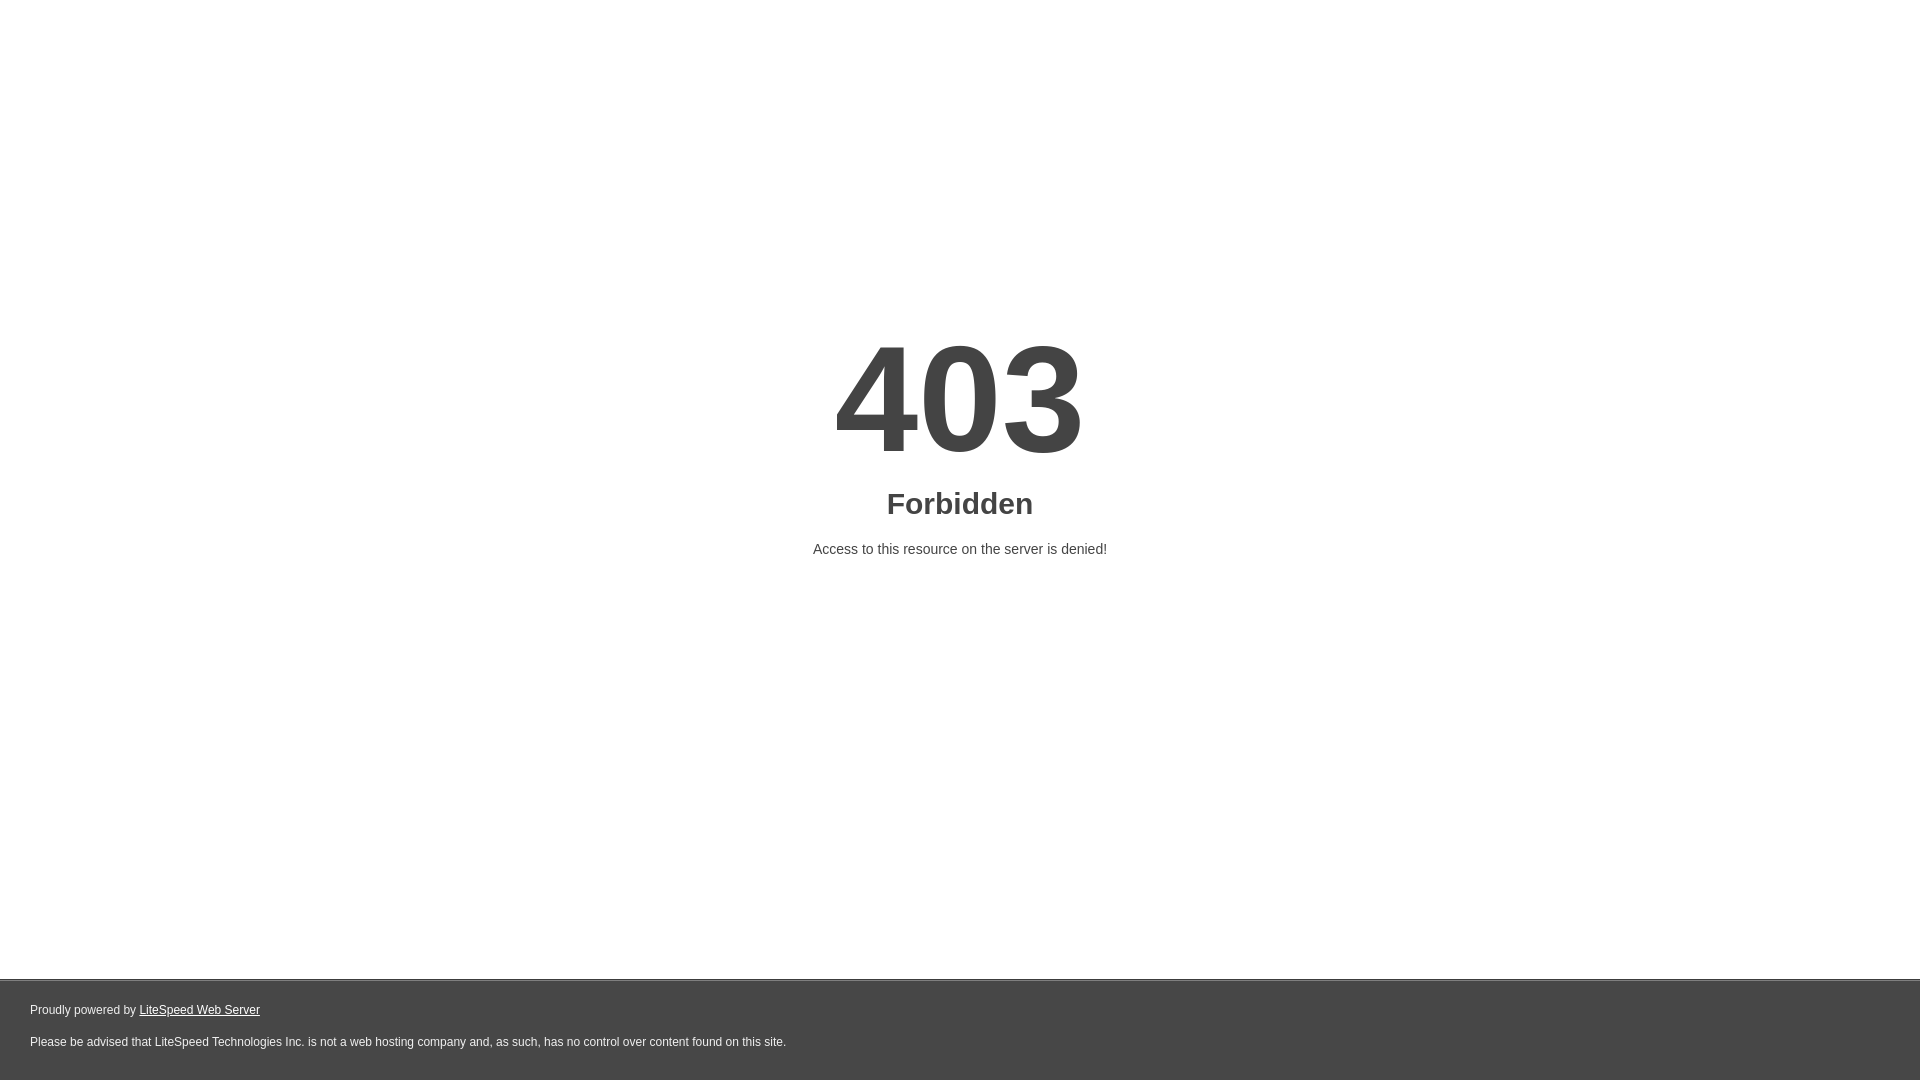 This screenshot has width=1920, height=1080. Describe the element at coordinates (199, 1010) in the screenshot. I see `'LiteSpeed Web Server'` at that location.